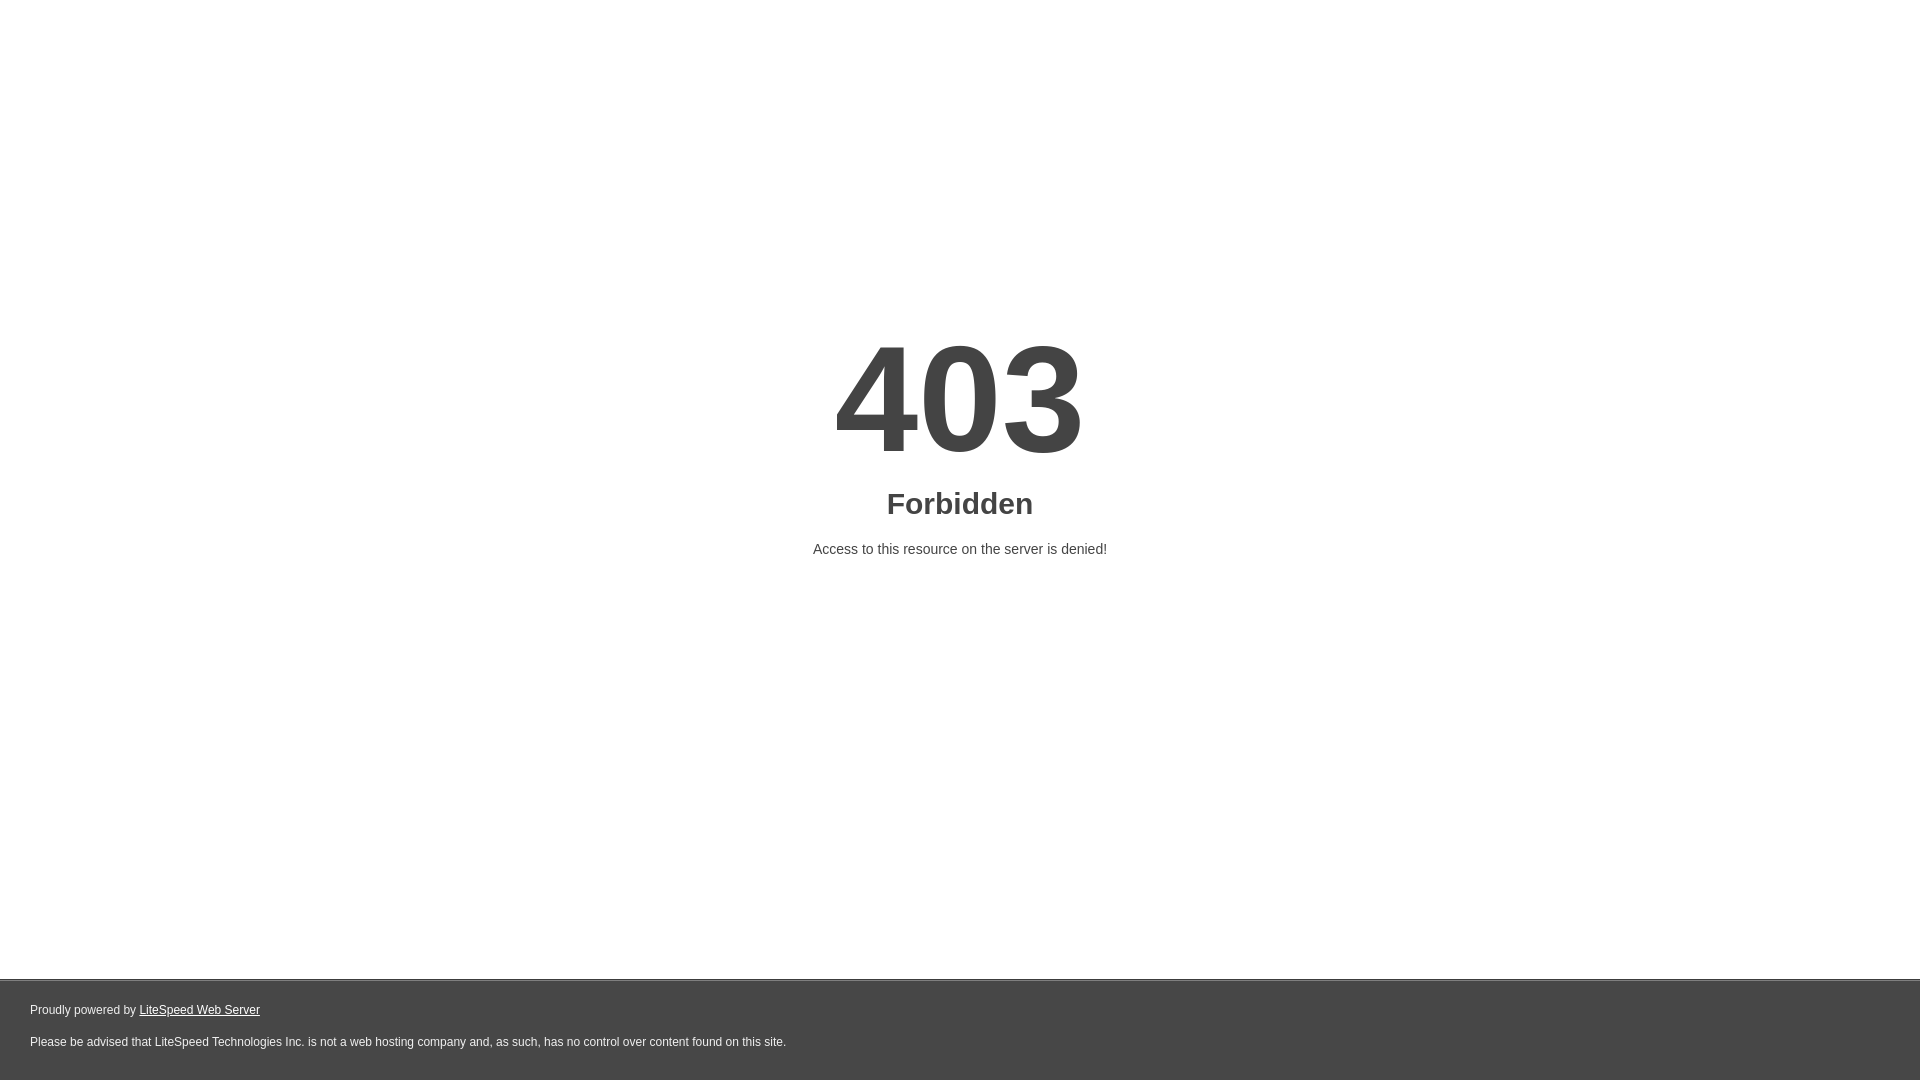 This screenshot has width=1920, height=1080. Describe the element at coordinates (199, 1010) in the screenshot. I see `'LiteSpeed Web Server'` at that location.